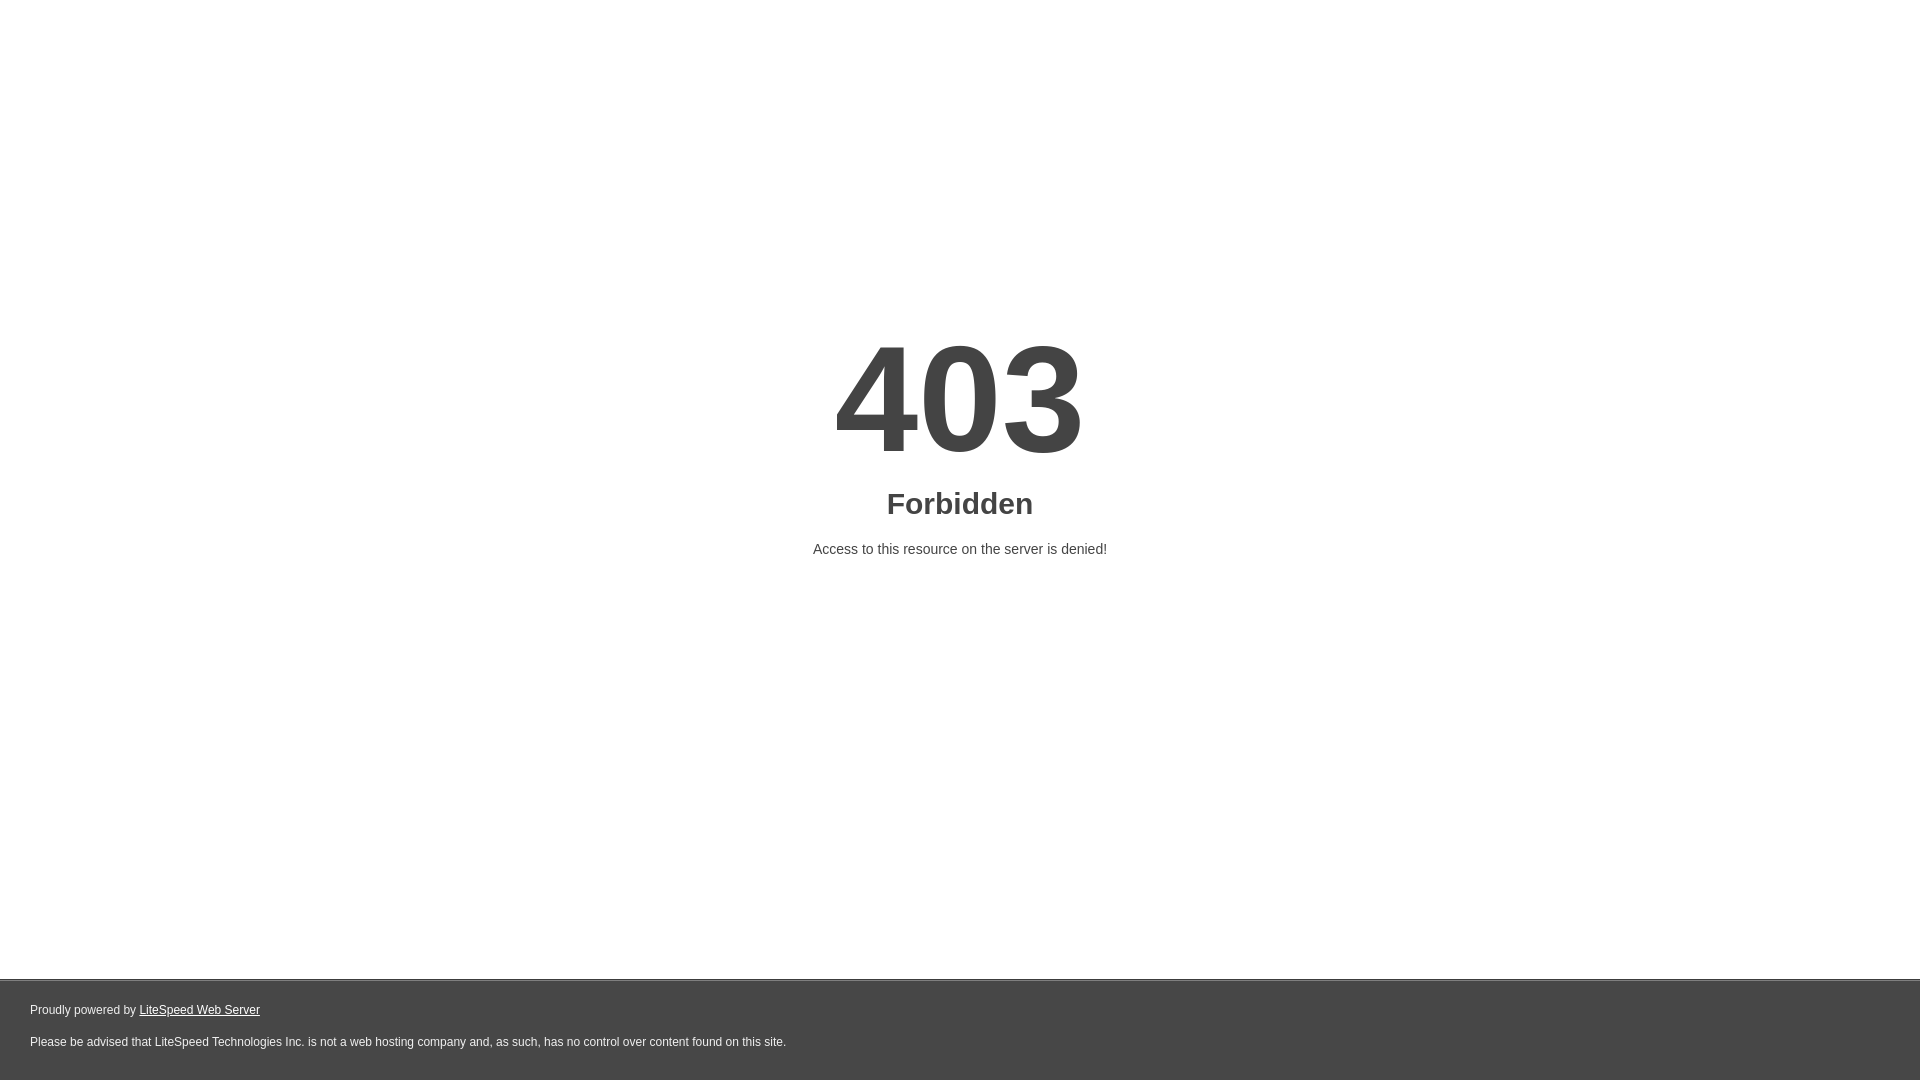 This screenshot has width=1920, height=1080. Describe the element at coordinates (199, 1010) in the screenshot. I see `'LiteSpeed Web Server'` at that location.